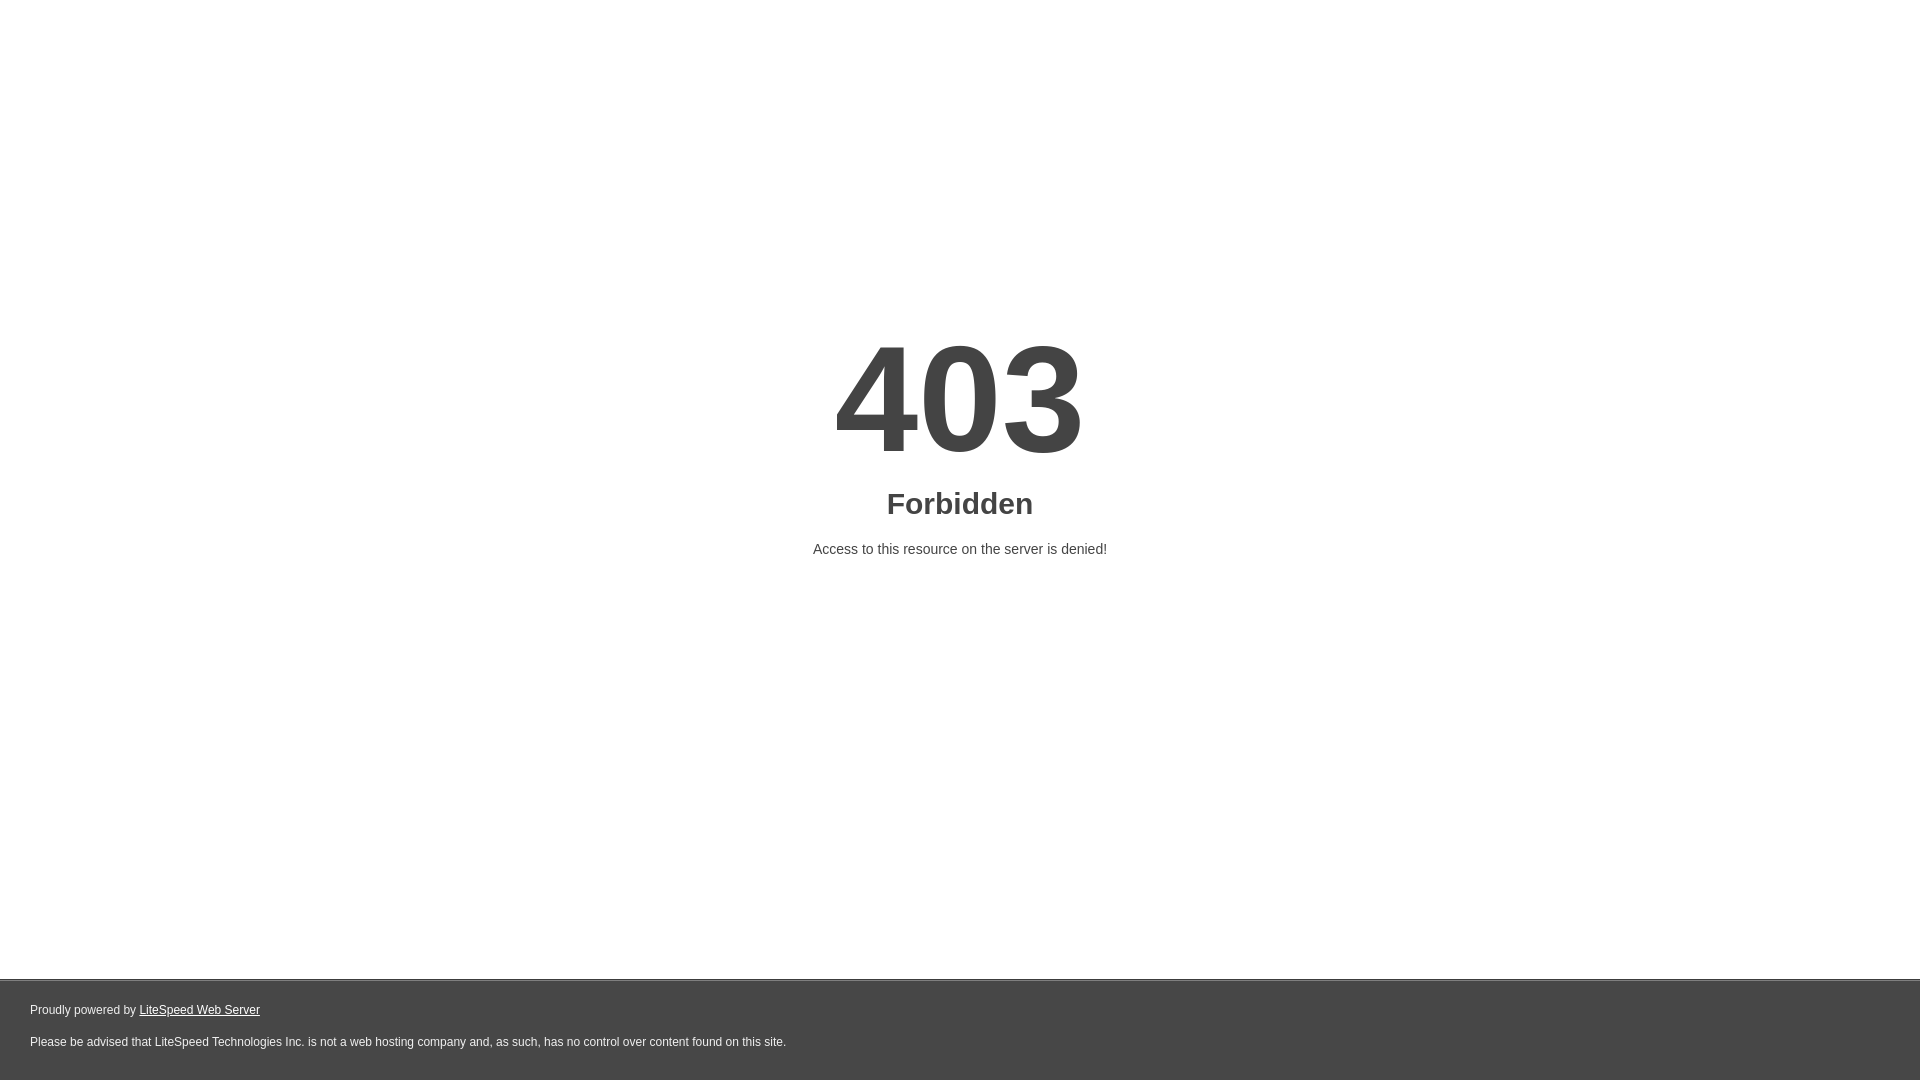 This screenshot has width=1920, height=1080. Describe the element at coordinates (199, 1010) in the screenshot. I see `'LiteSpeed Web Server'` at that location.